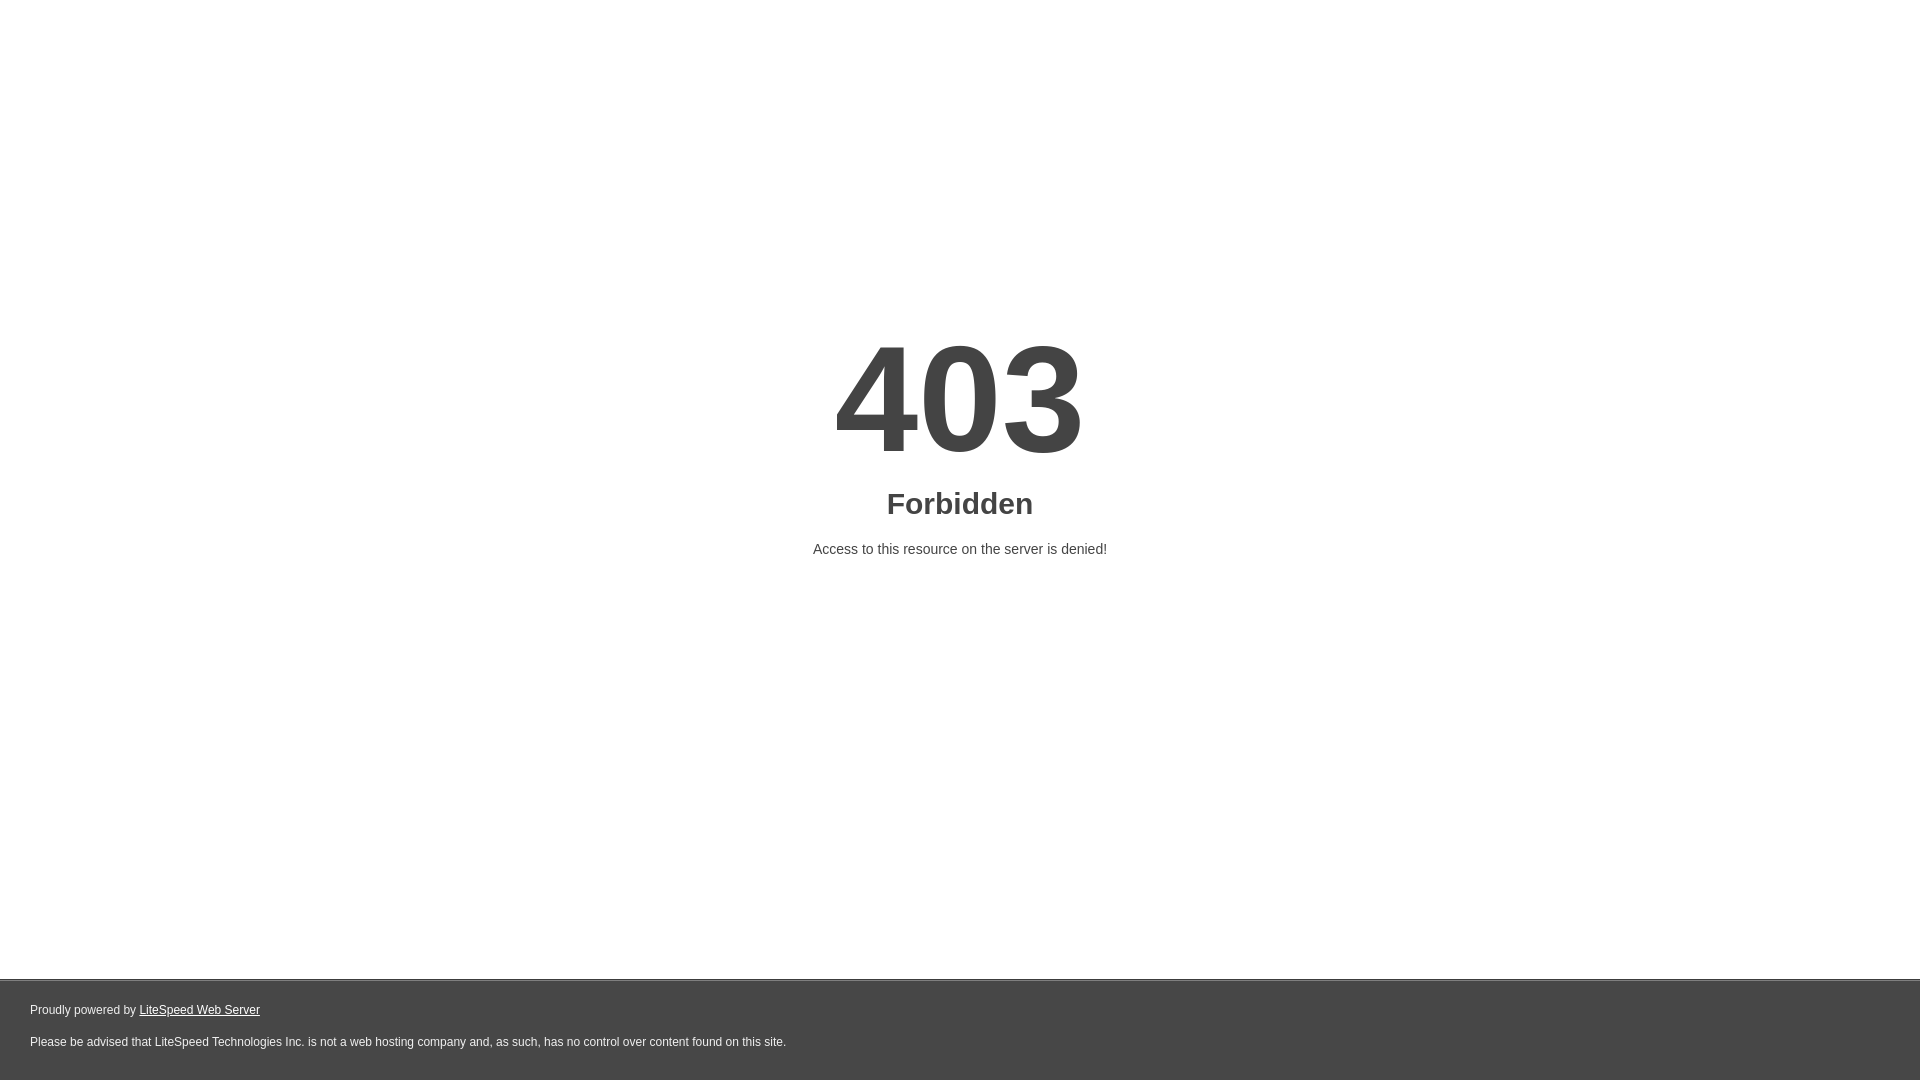 This screenshot has width=1920, height=1080. Describe the element at coordinates (199, 1010) in the screenshot. I see `'LiteSpeed Web Server'` at that location.